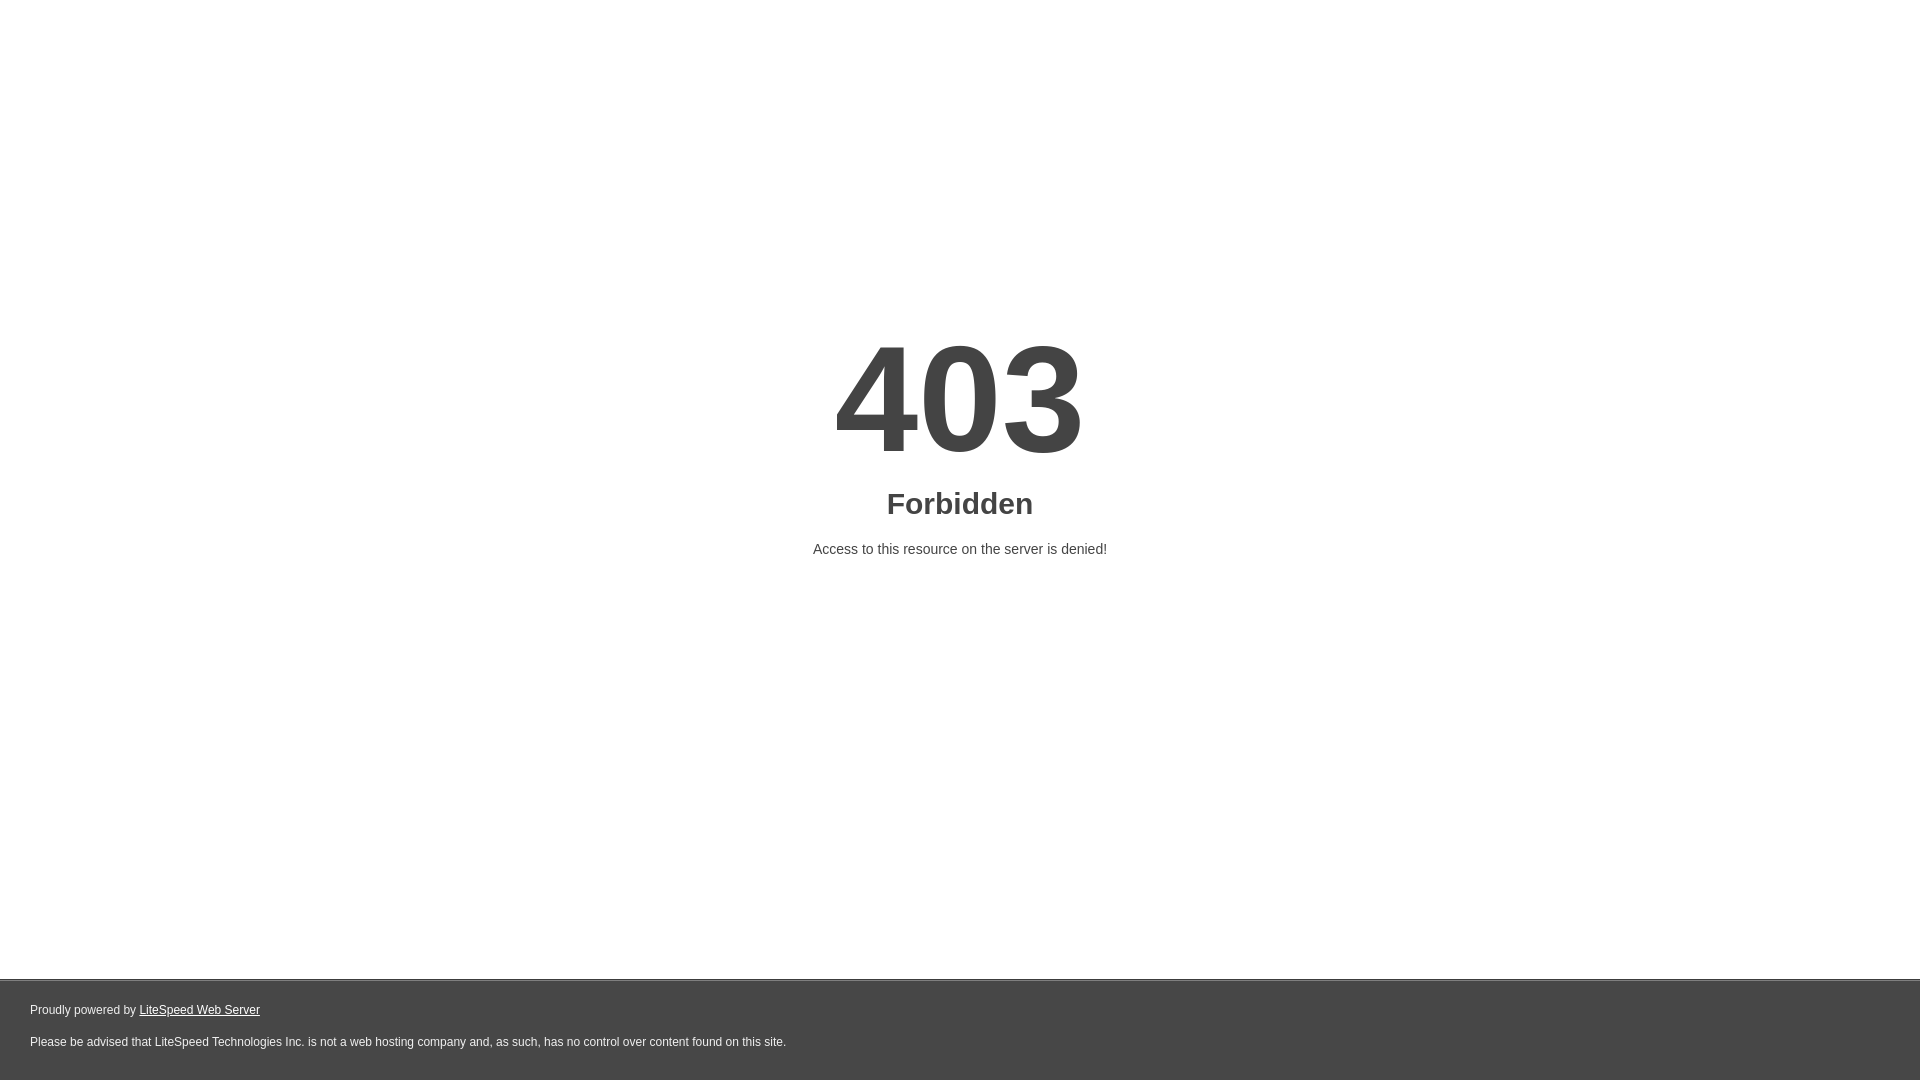 This screenshot has width=1920, height=1080. Describe the element at coordinates (199, 1010) in the screenshot. I see `'LiteSpeed Web Server'` at that location.